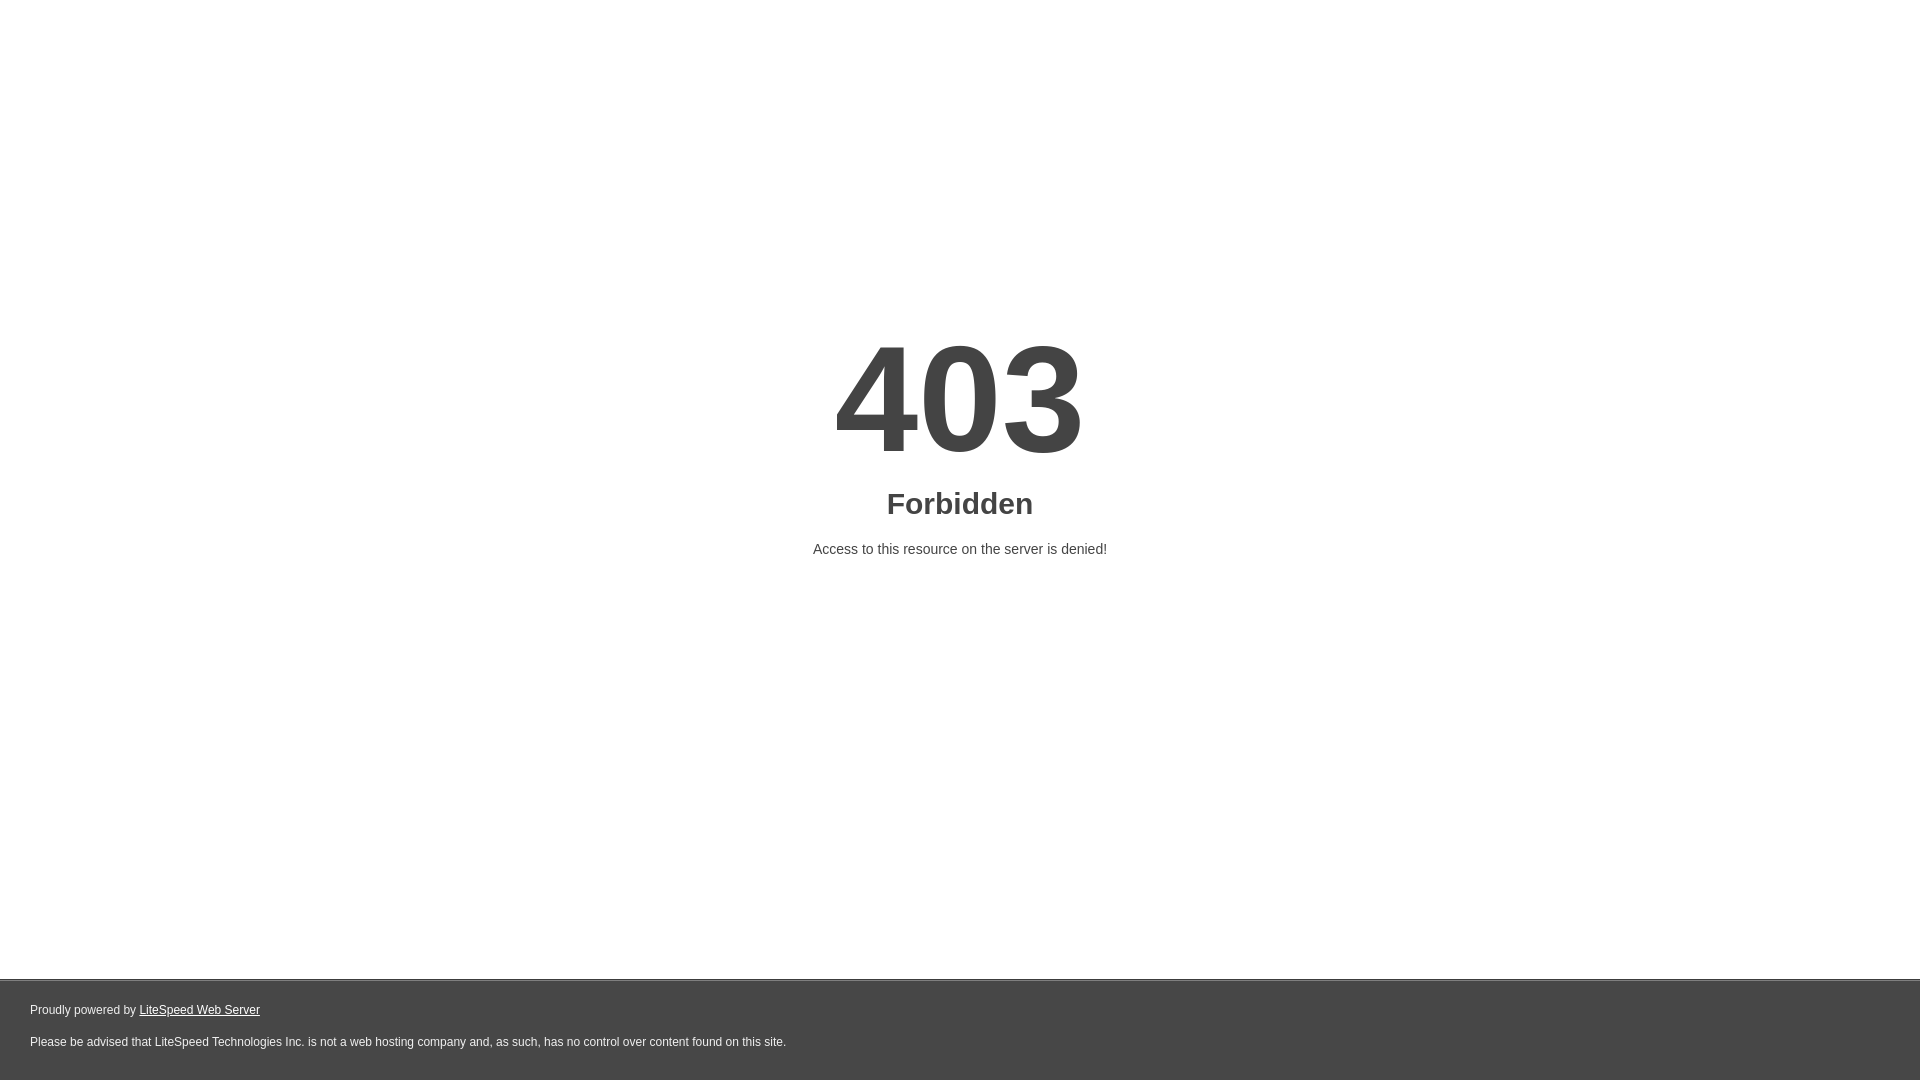 This screenshot has width=1920, height=1080. Describe the element at coordinates (199, 1010) in the screenshot. I see `'LiteSpeed Web Server'` at that location.